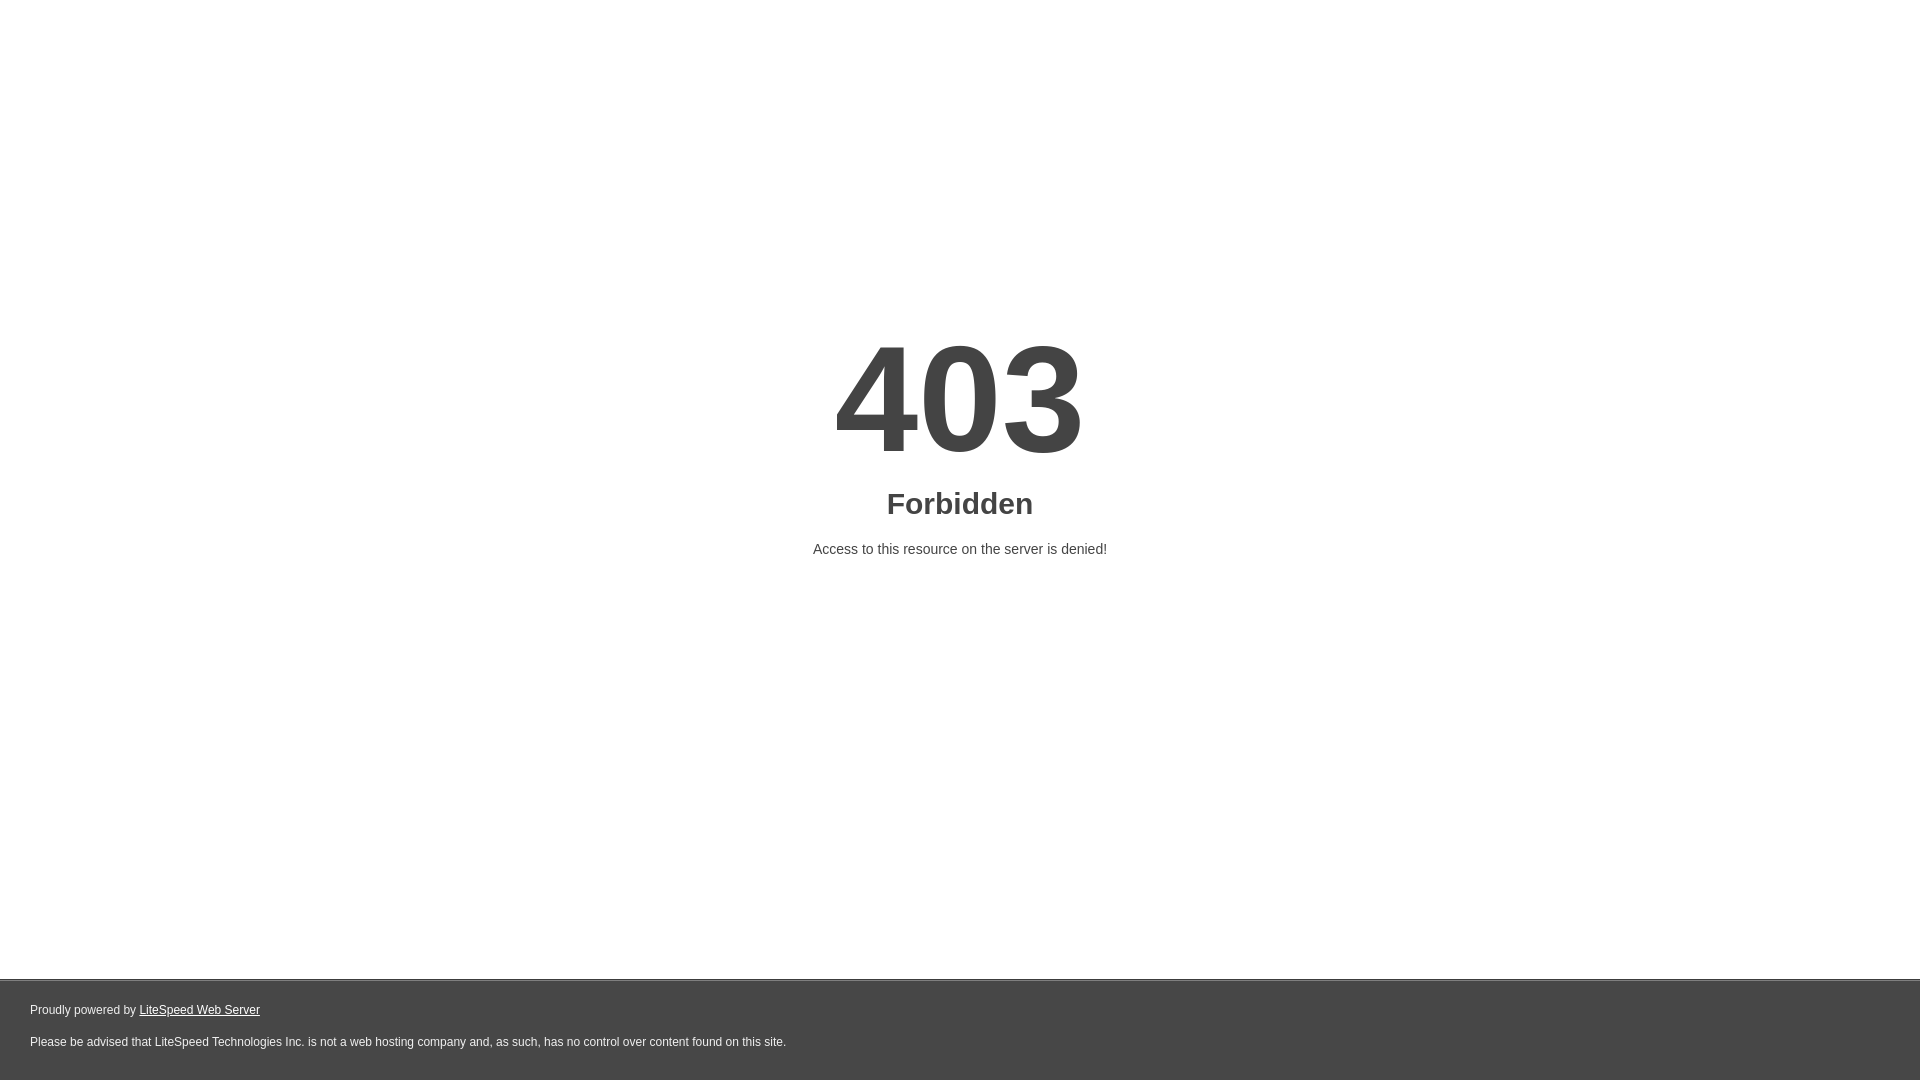 This screenshot has width=1920, height=1080. Describe the element at coordinates (199, 1010) in the screenshot. I see `'LiteSpeed Web Server'` at that location.